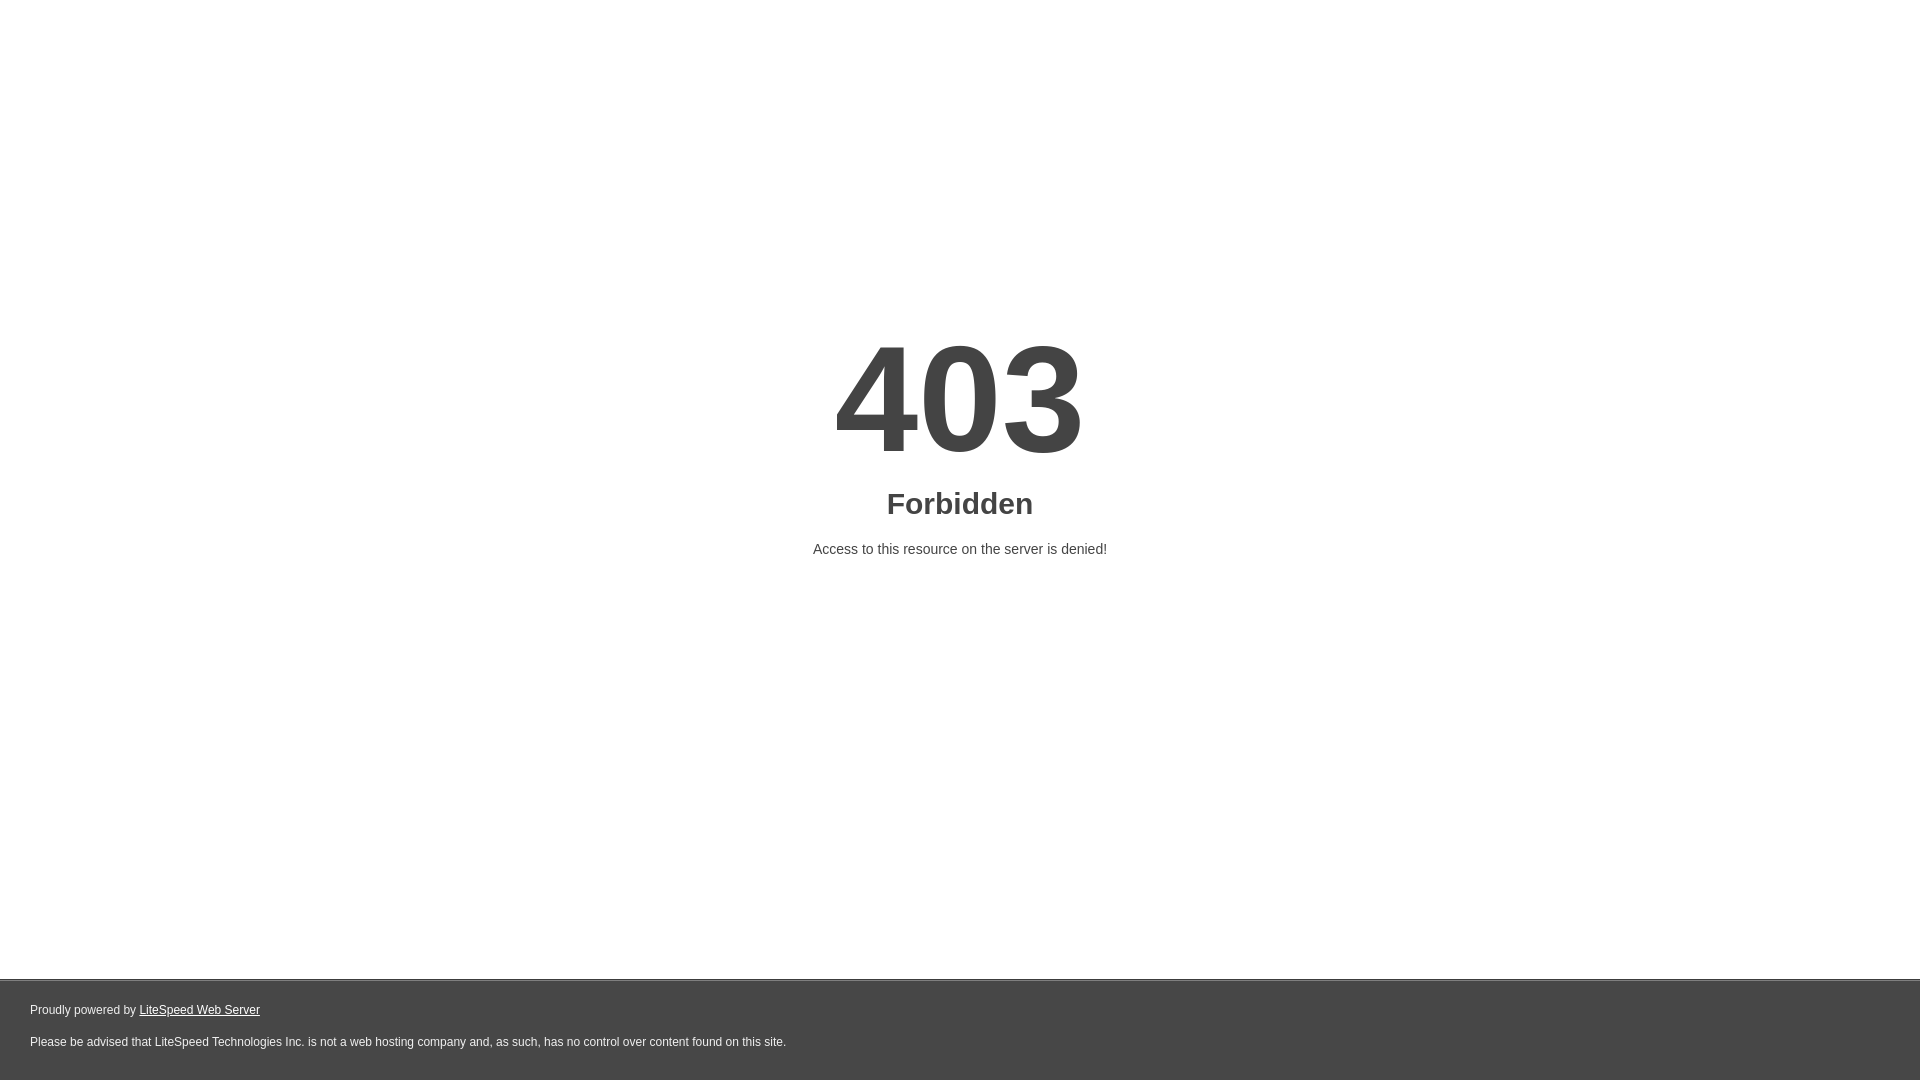 This screenshot has width=1920, height=1080. Describe the element at coordinates (199, 1010) in the screenshot. I see `'LiteSpeed Web Server'` at that location.